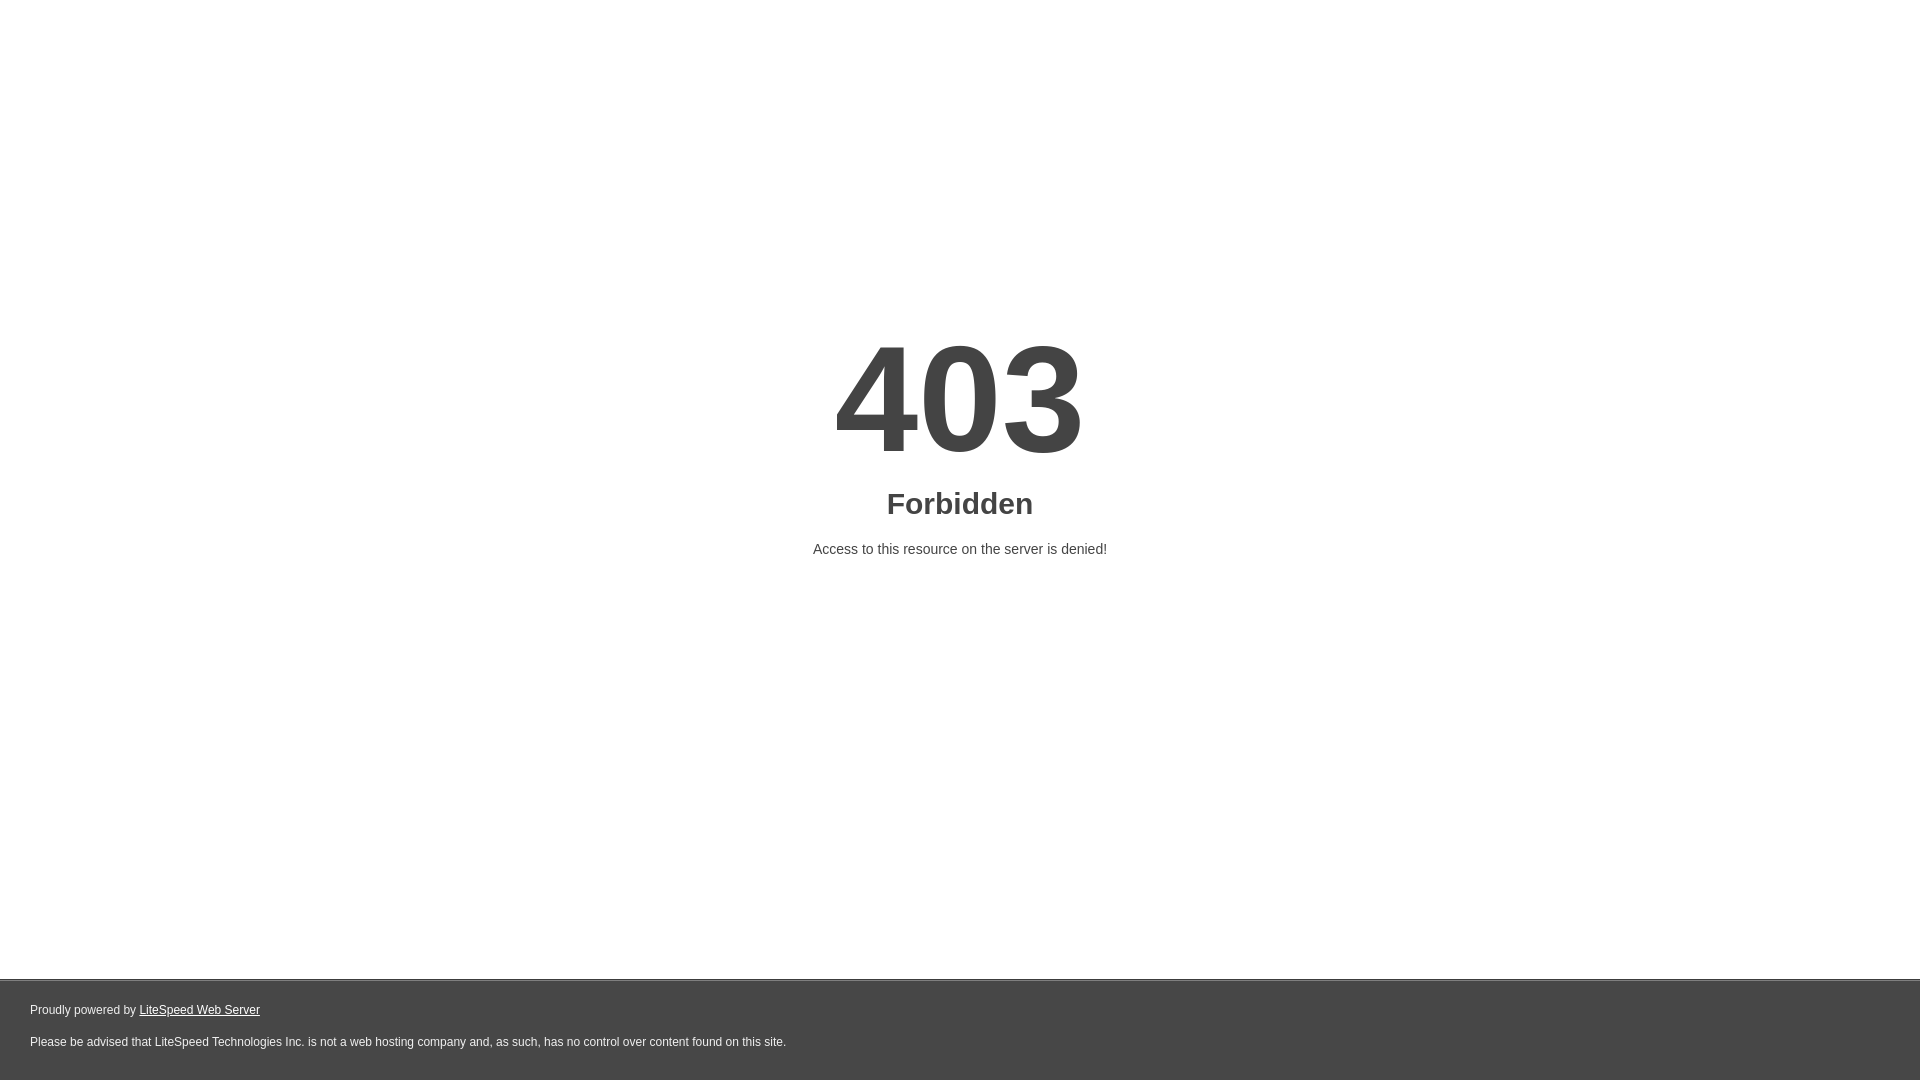 This screenshot has width=1920, height=1080. Describe the element at coordinates (199, 1010) in the screenshot. I see `'LiteSpeed Web Server'` at that location.